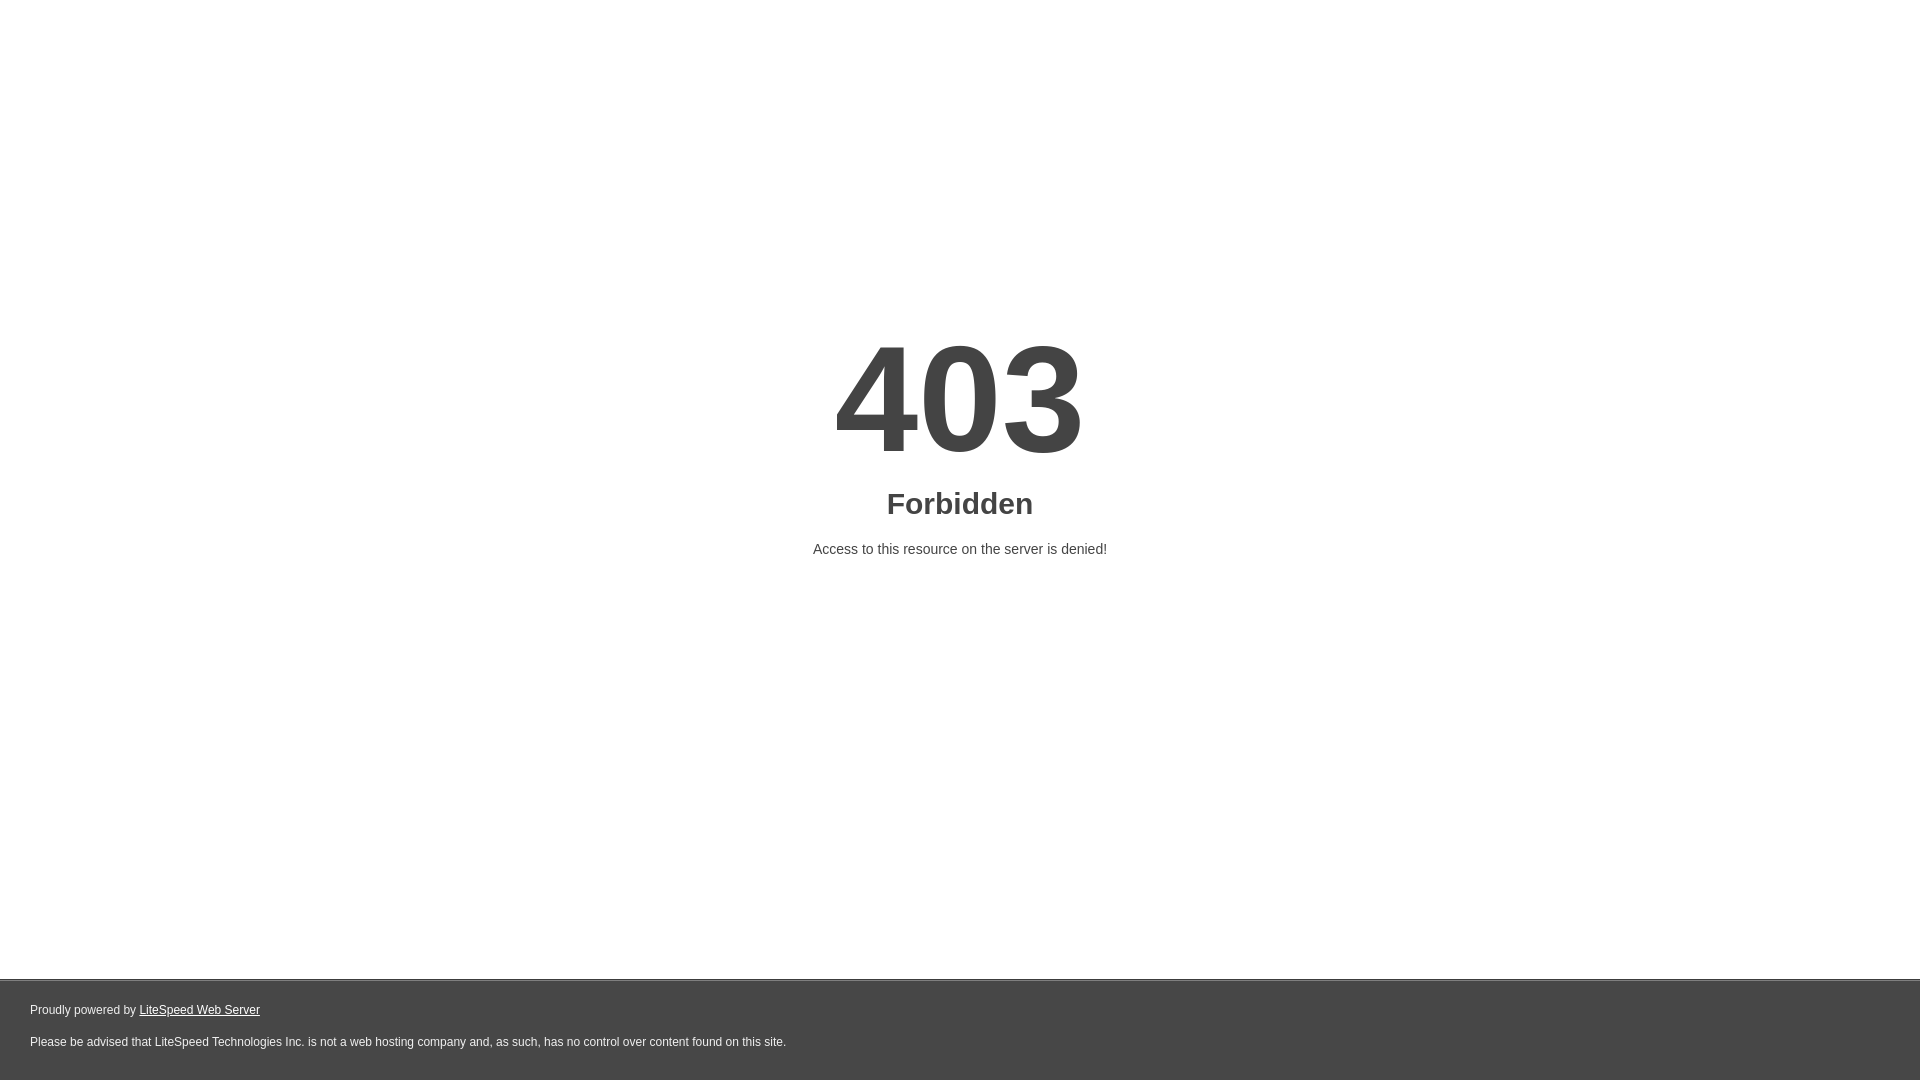 This screenshot has width=1920, height=1080. Describe the element at coordinates (199, 1010) in the screenshot. I see `'LiteSpeed Web Server'` at that location.